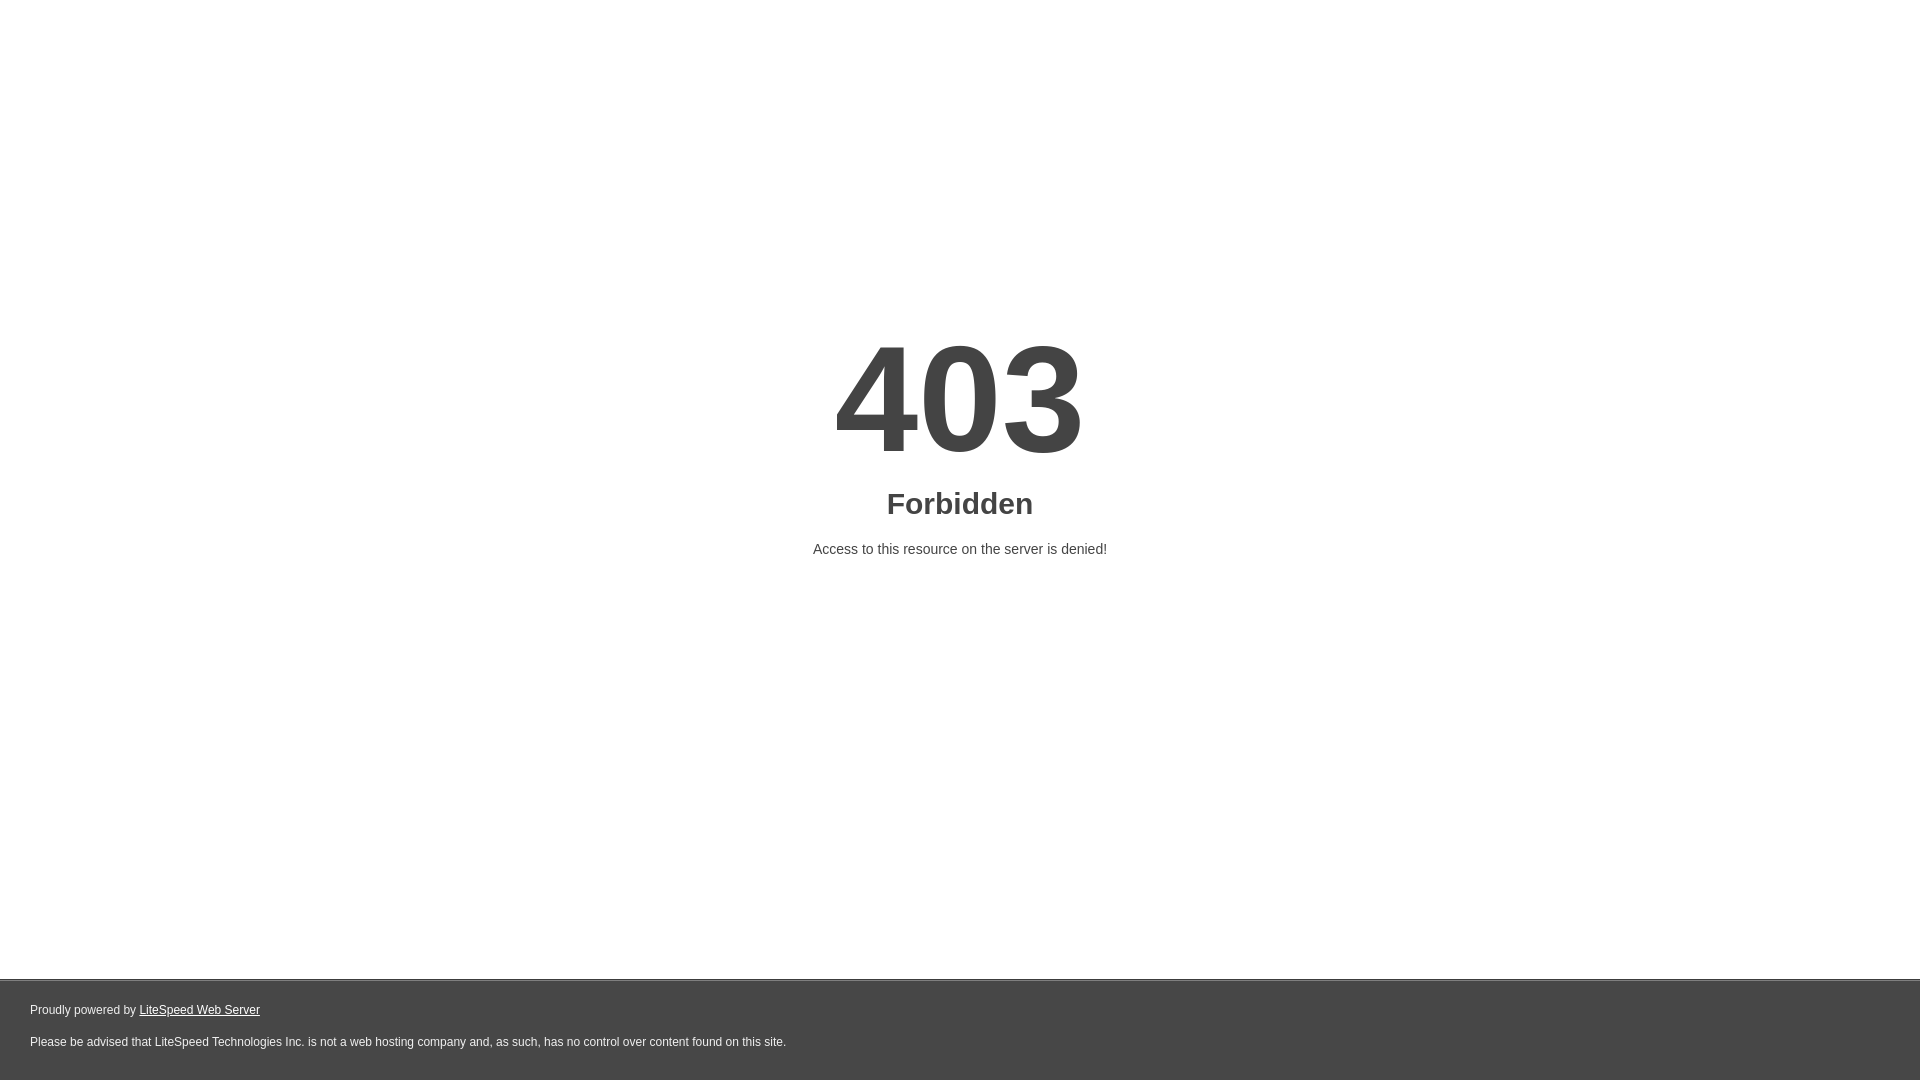 This screenshot has width=1920, height=1080. Describe the element at coordinates (199, 1010) in the screenshot. I see `'LiteSpeed Web Server'` at that location.